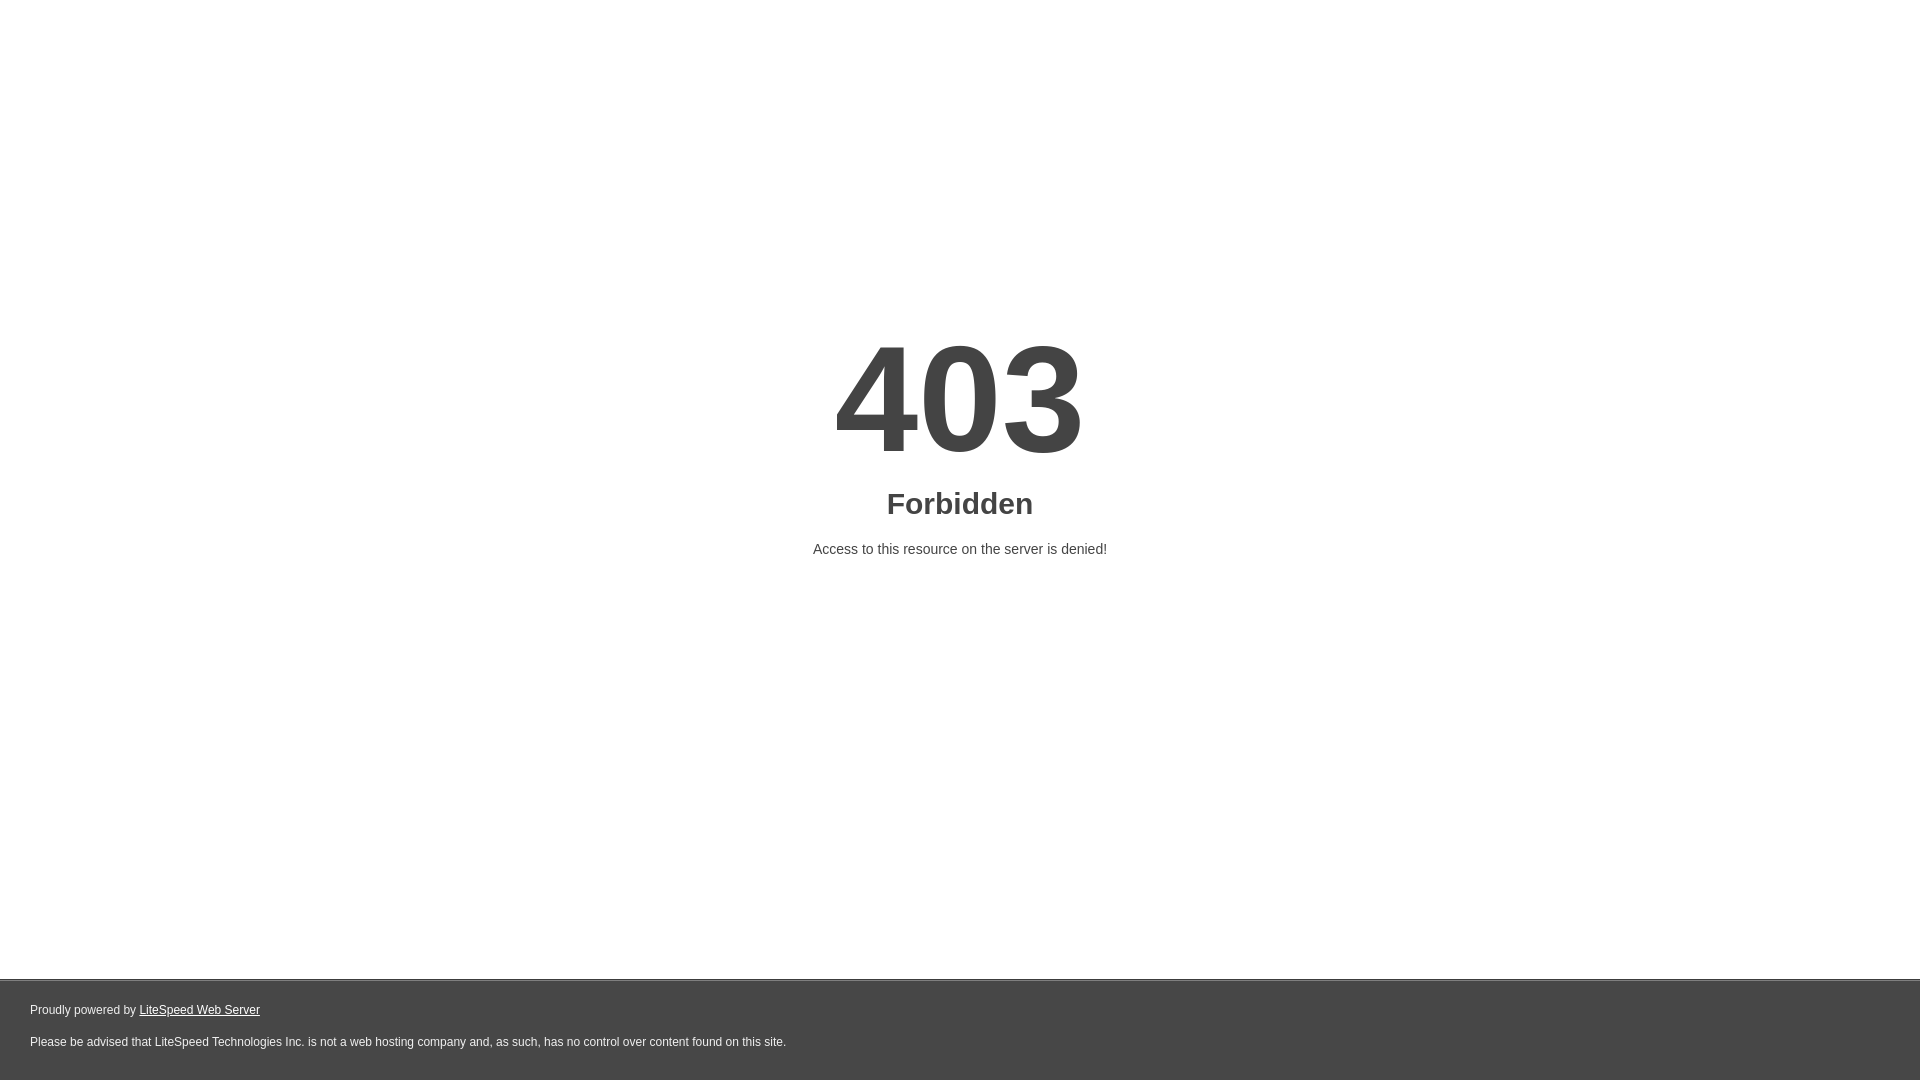 This screenshot has width=1920, height=1080. Describe the element at coordinates (199, 1010) in the screenshot. I see `'LiteSpeed Web Server'` at that location.